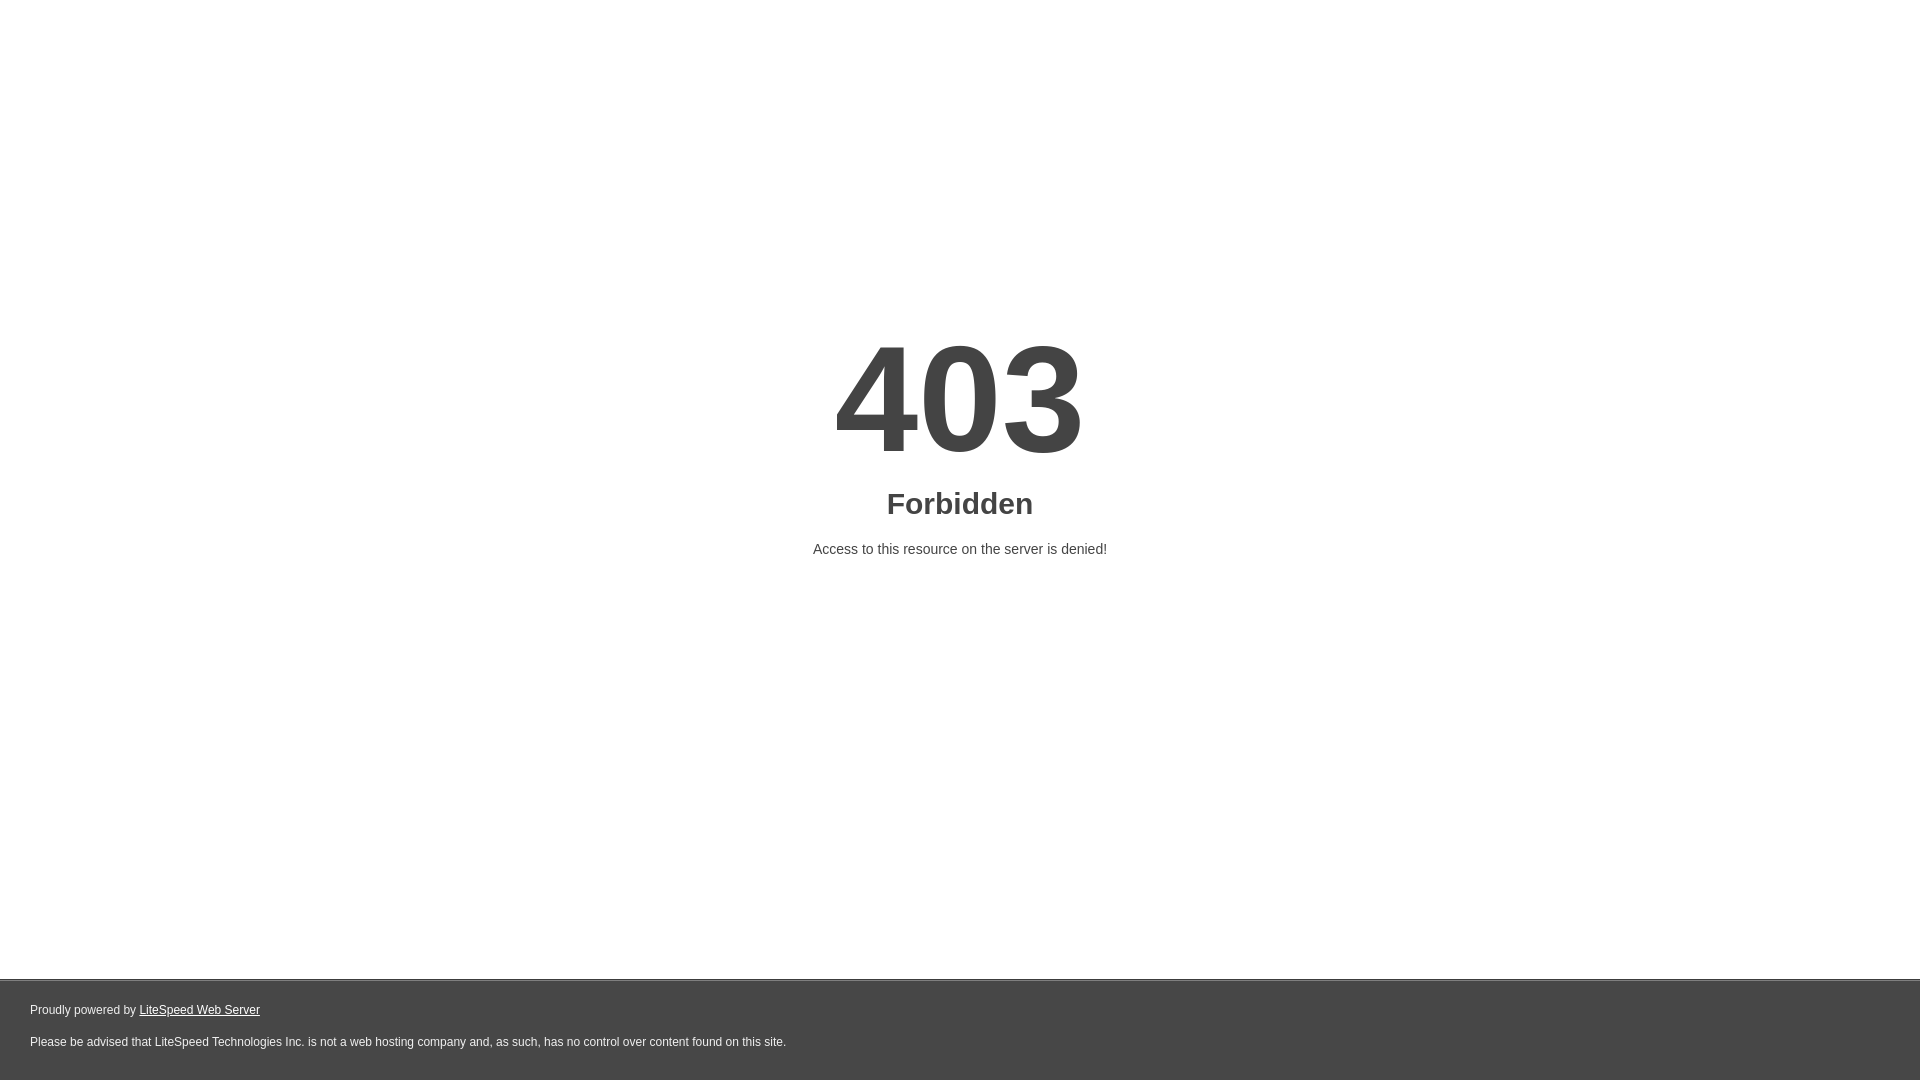 This screenshot has width=1920, height=1080. Describe the element at coordinates (199, 1010) in the screenshot. I see `'LiteSpeed Web Server'` at that location.